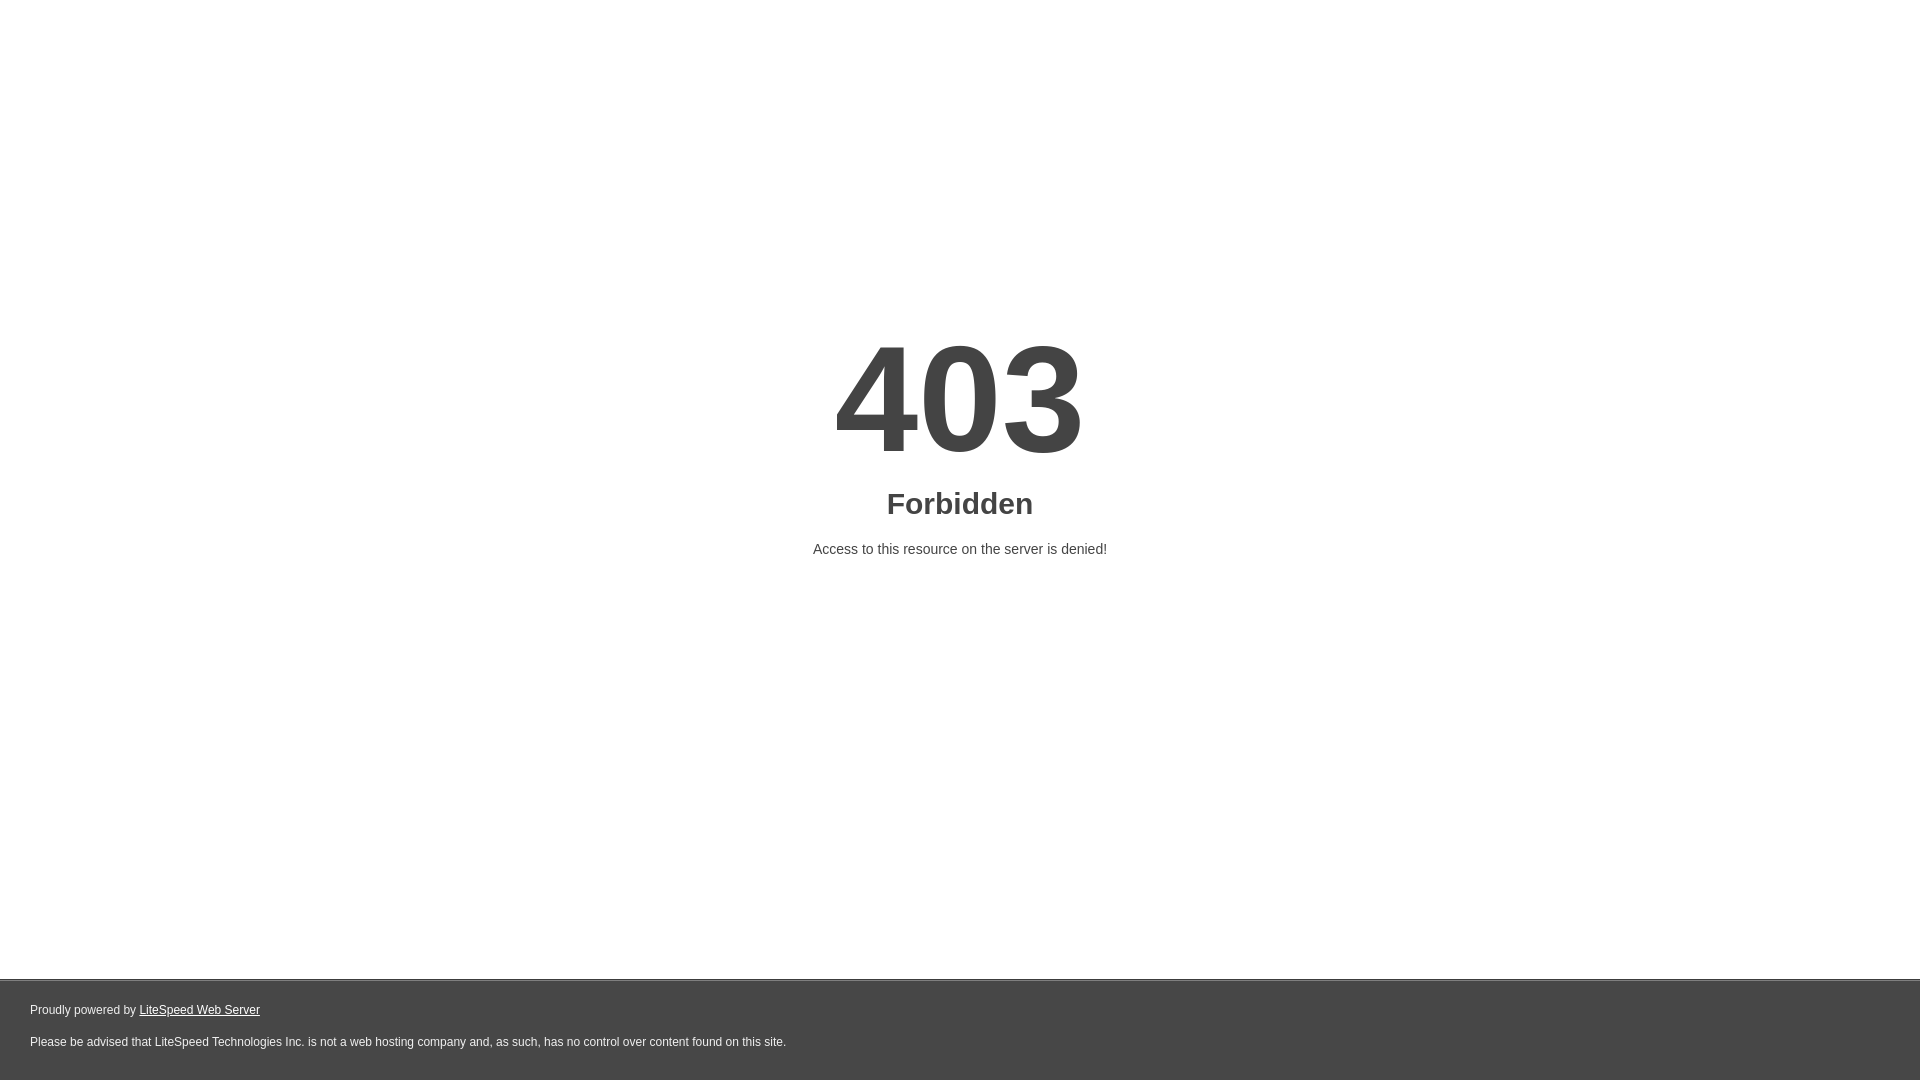 This screenshot has width=1920, height=1080. Describe the element at coordinates (199, 1010) in the screenshot. I see `'LiteSpeed Web Server'` at that location.